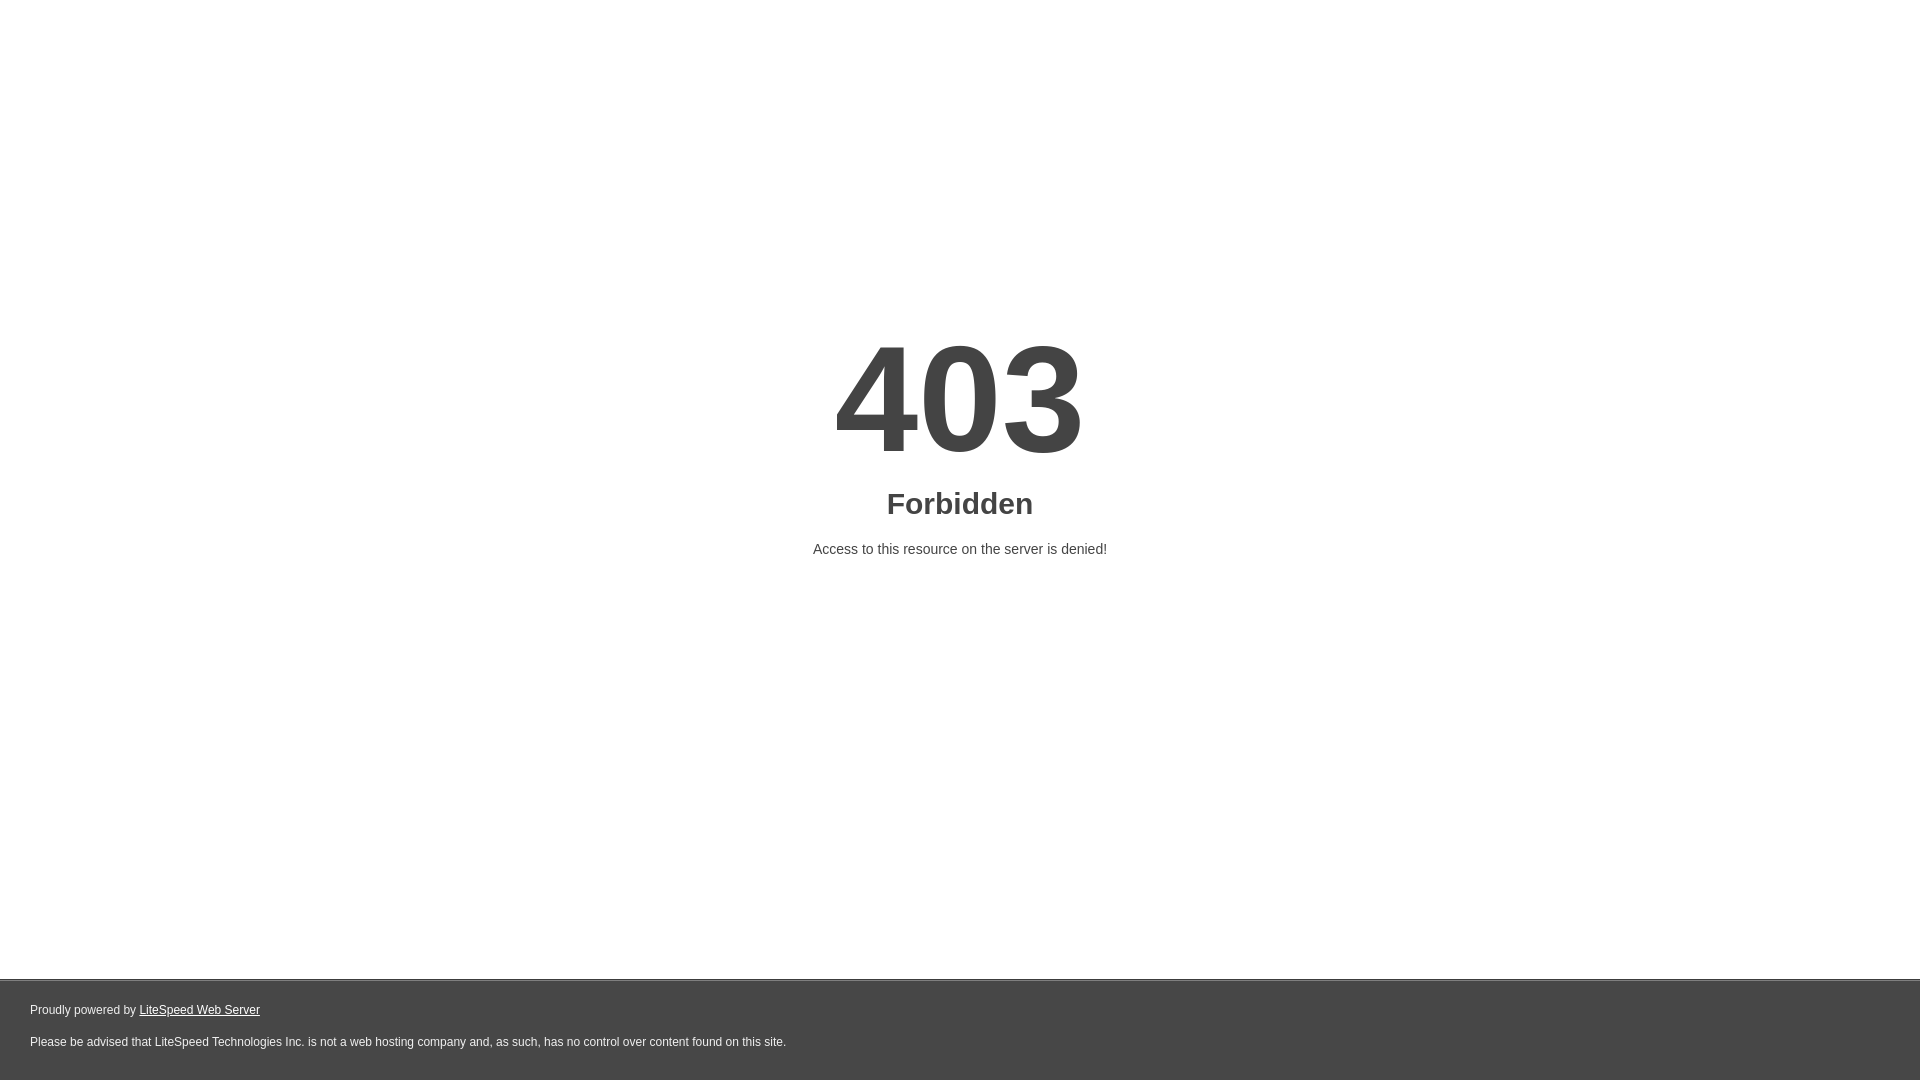 This screenshot has width=1920, height=1080. Describe the element at coordinates (199, 1010) in the screenshot. I see `'LiteSpeed Web Server'` at that location.